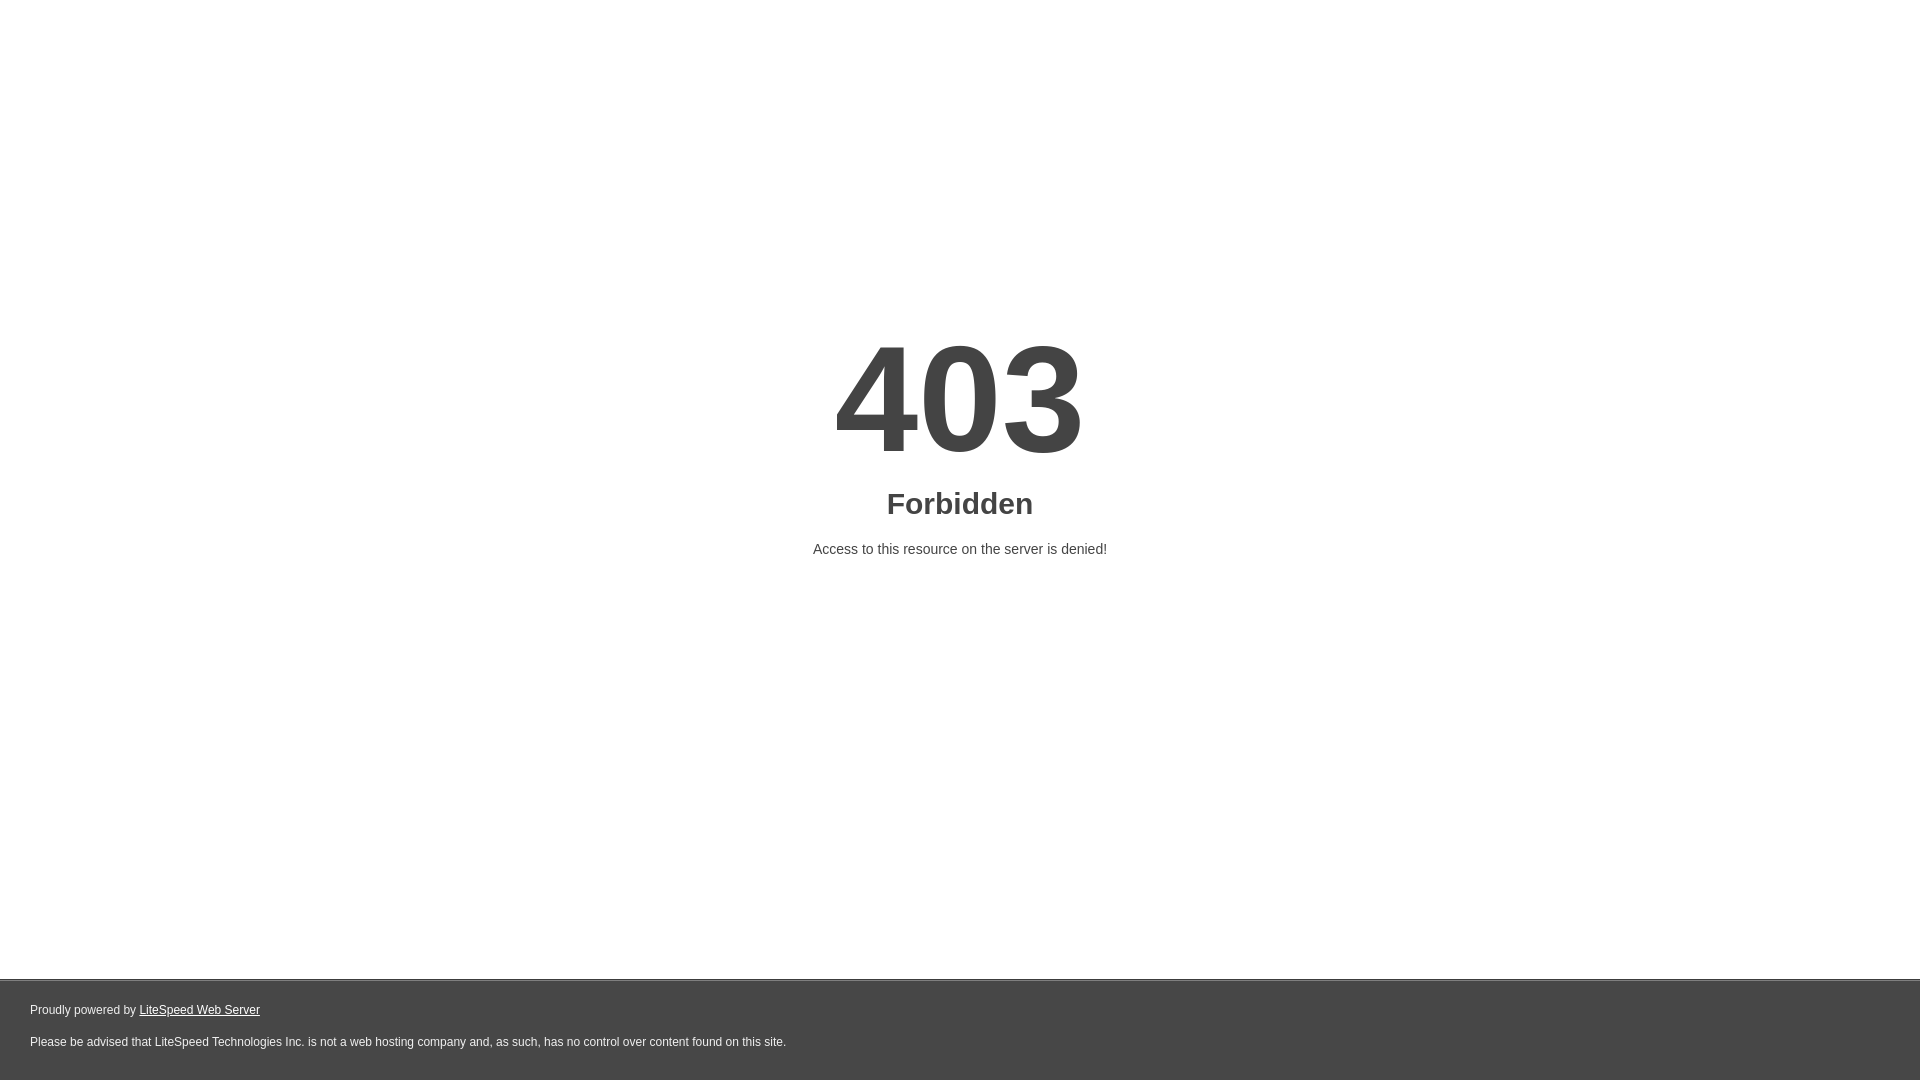 This screenshot has width=1920, height=1080. Describe the element at coordinates (199, 1010) in the screenshot. I see `'LiteSpeed Web Server'` at that location.